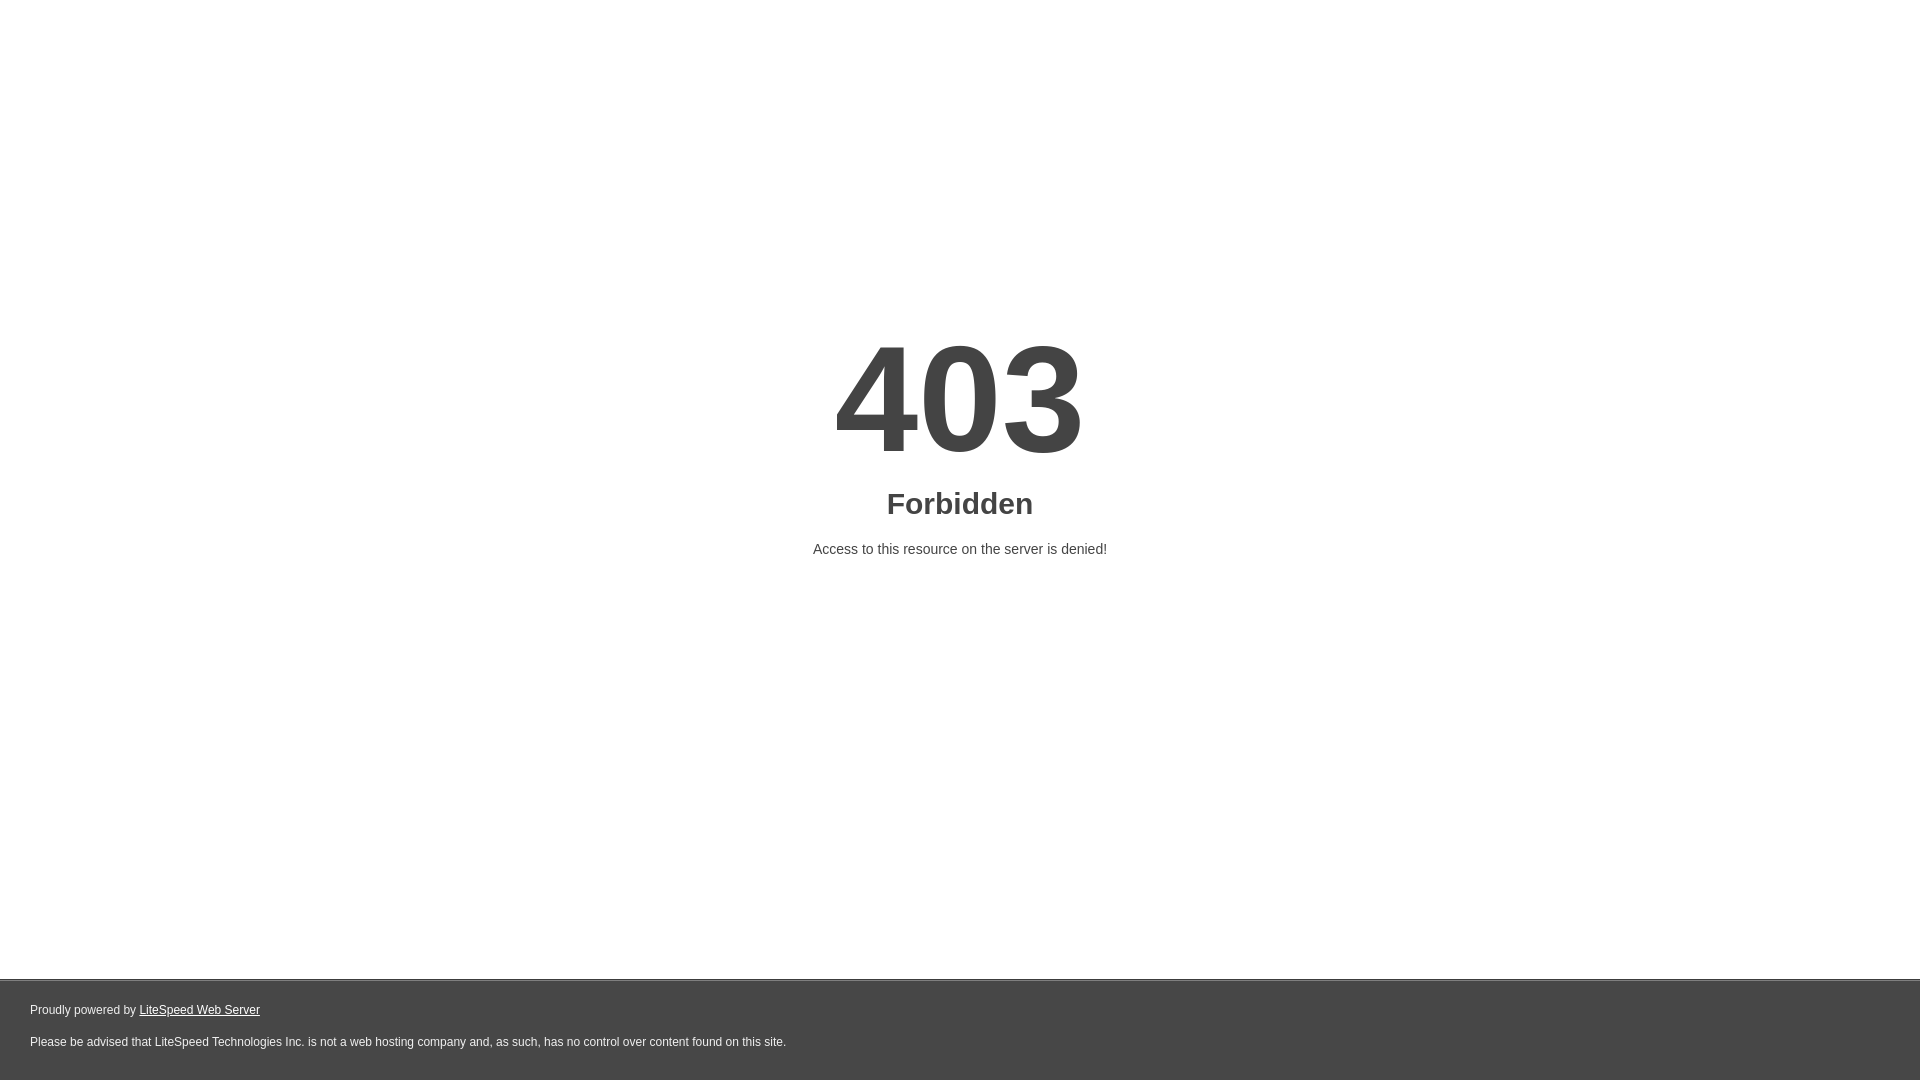 This screenshot has width=1920, height=1080. Describe the element at coordinates (199, 1010) in the screenshot. I see `'LiteSpeed Web Server'` at that location.